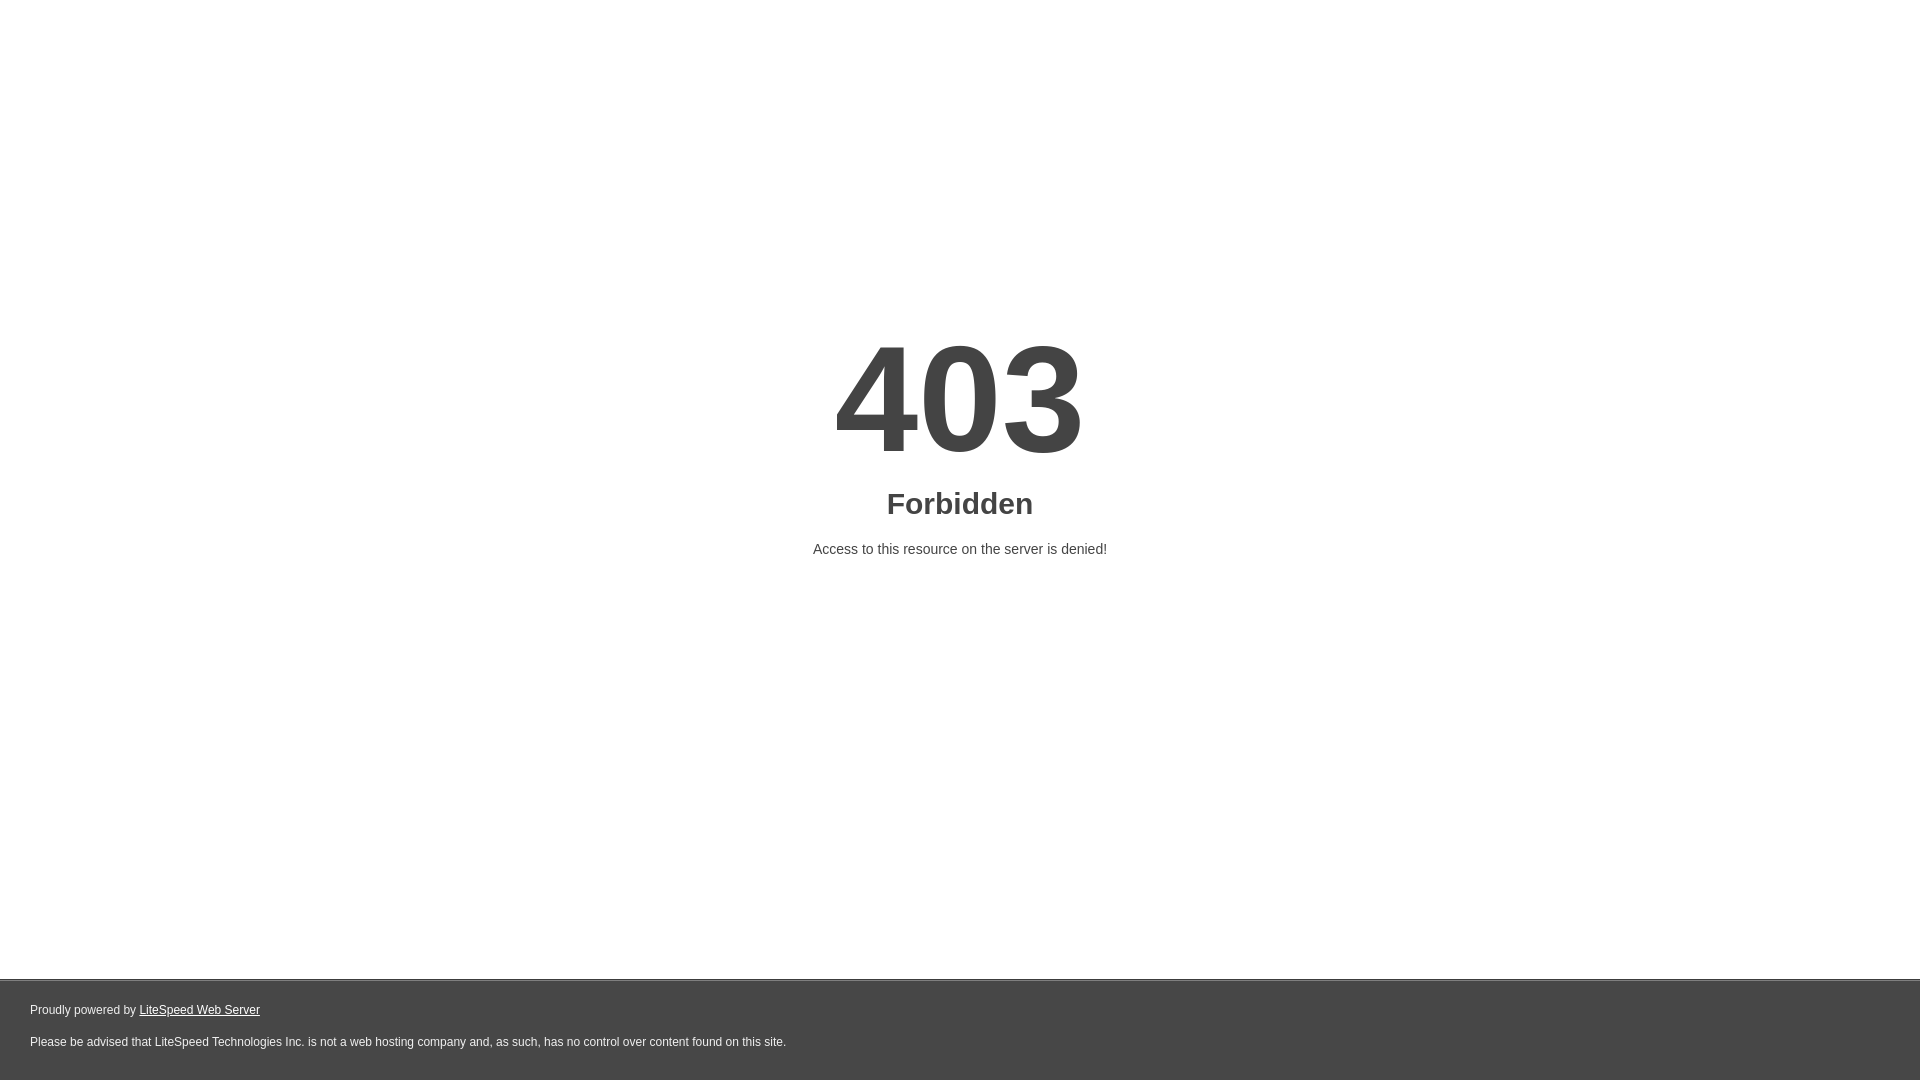 This screenshot has width=1920, height=1080. Describe the element at coordinates (199, 1010) in the screenshot. I see `'LiteSpeed Web Server'` at that location.